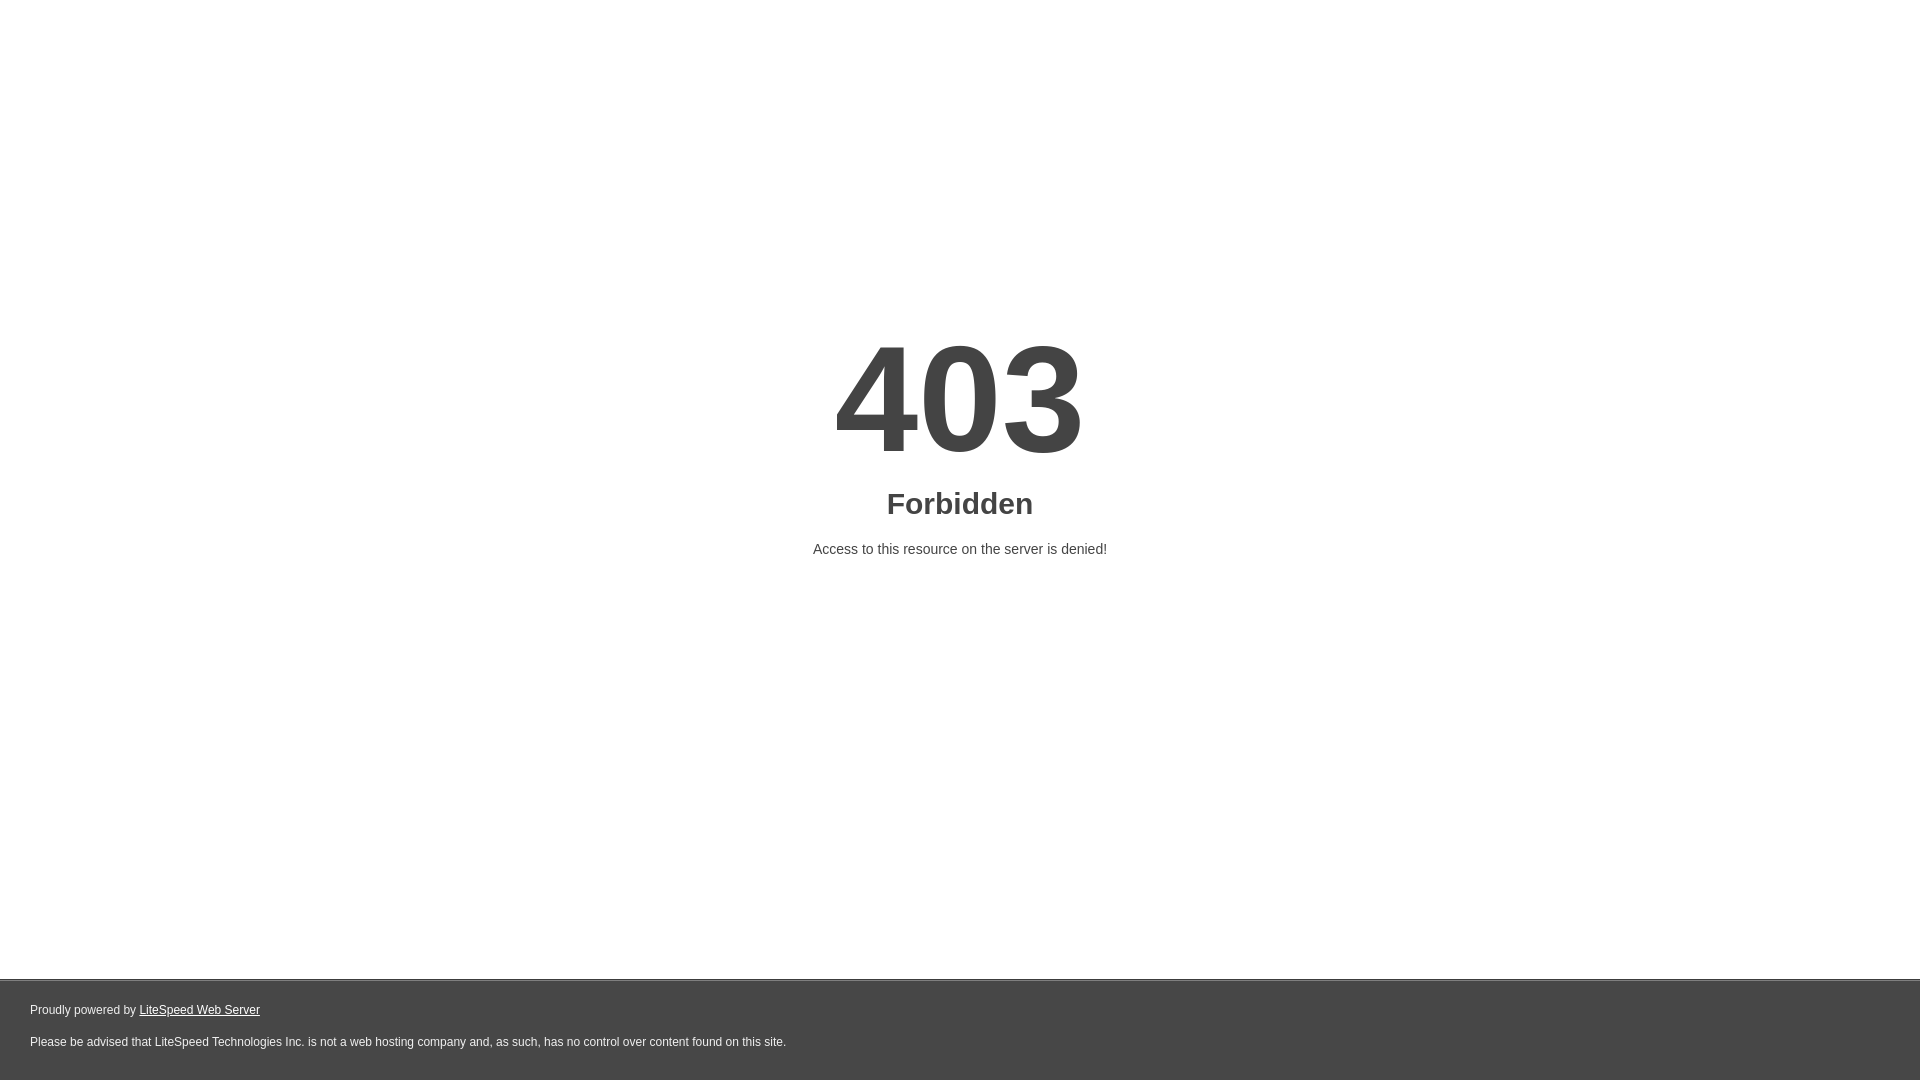 This screenshot has width=1920, height=1080. Describe the element at coordinates (199, 1010) in the screenshot. I see `'LiteSpeed Web Server'` at that location.